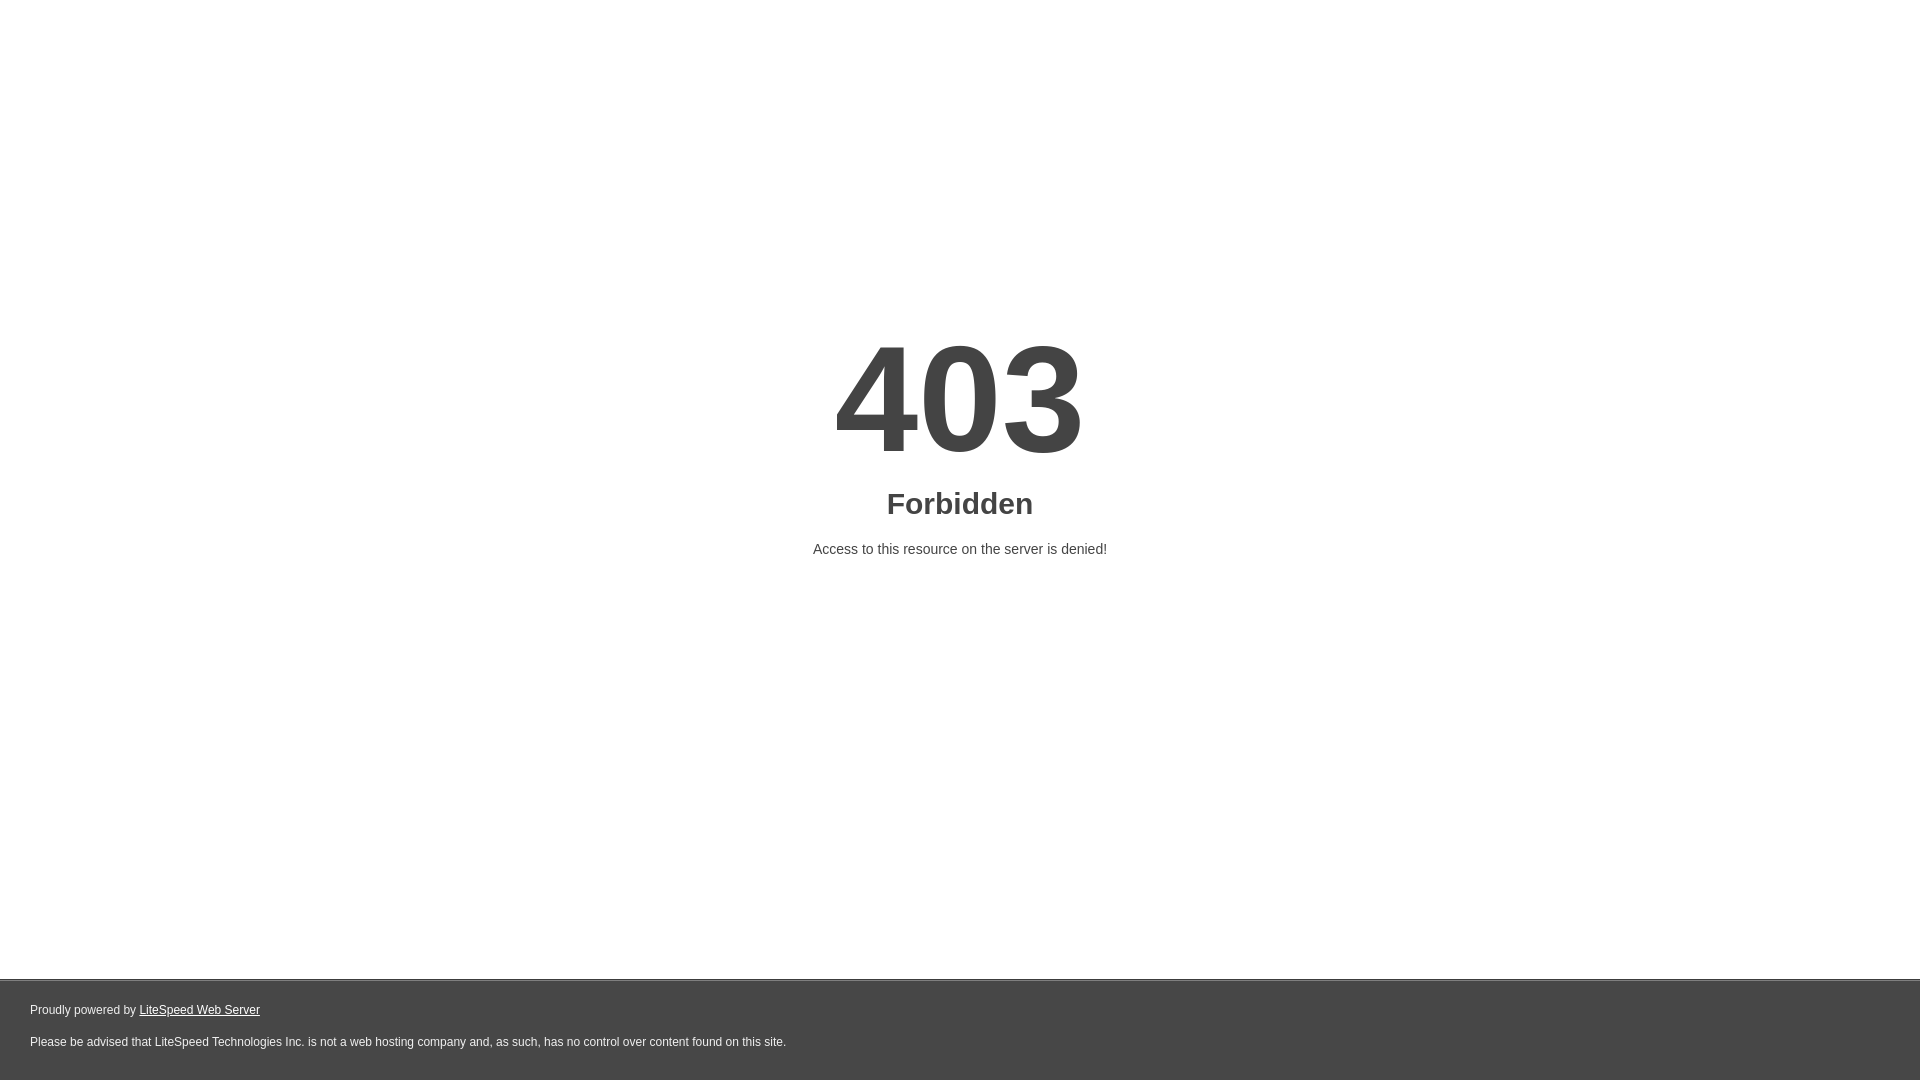 This screenshot has width=1920, height=1080. Describe the element at coordinates (199, 1010) in the screenshot. I see `'LiteSpeed Web Server'` at that location.